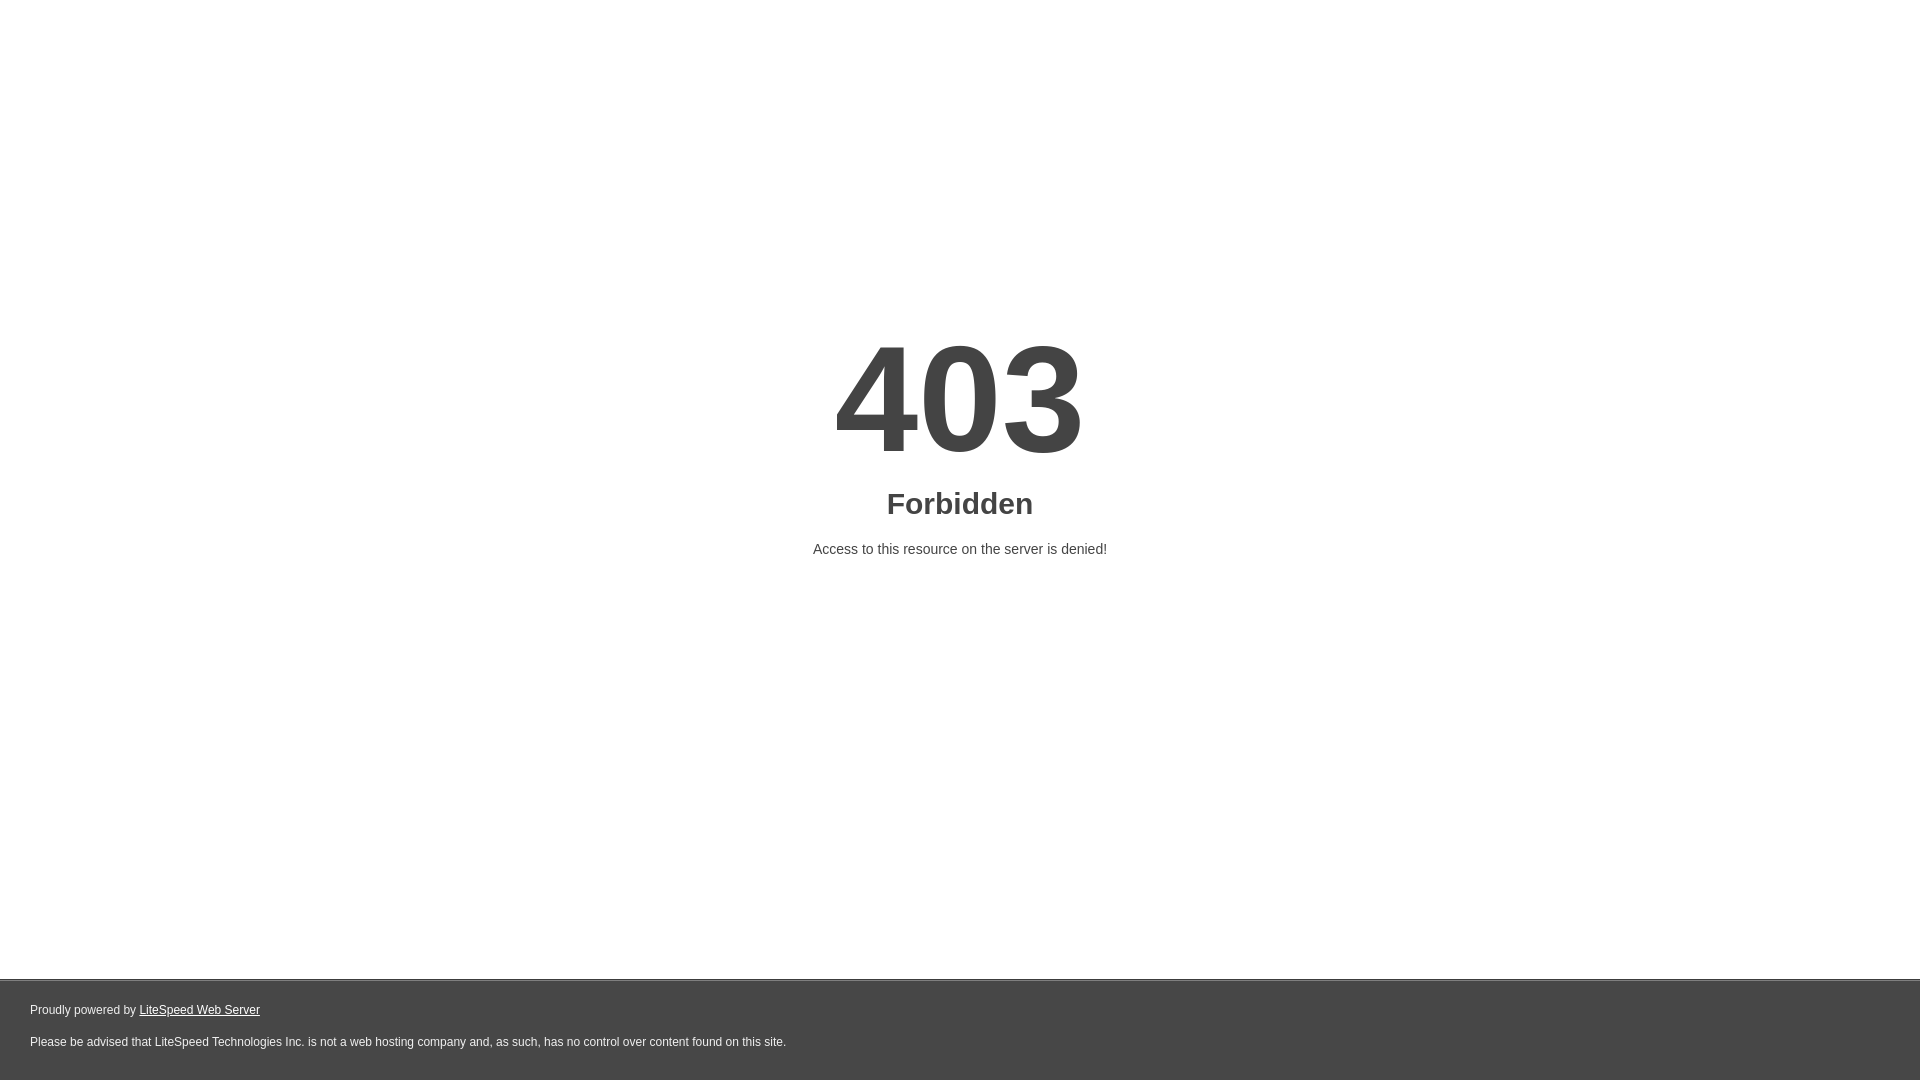 This screenshot has width=1920, height=1080. Describe the element at coordinates (199, 1010) in the screenshot. I see `'LiteSpeed Web Server'` at that location.